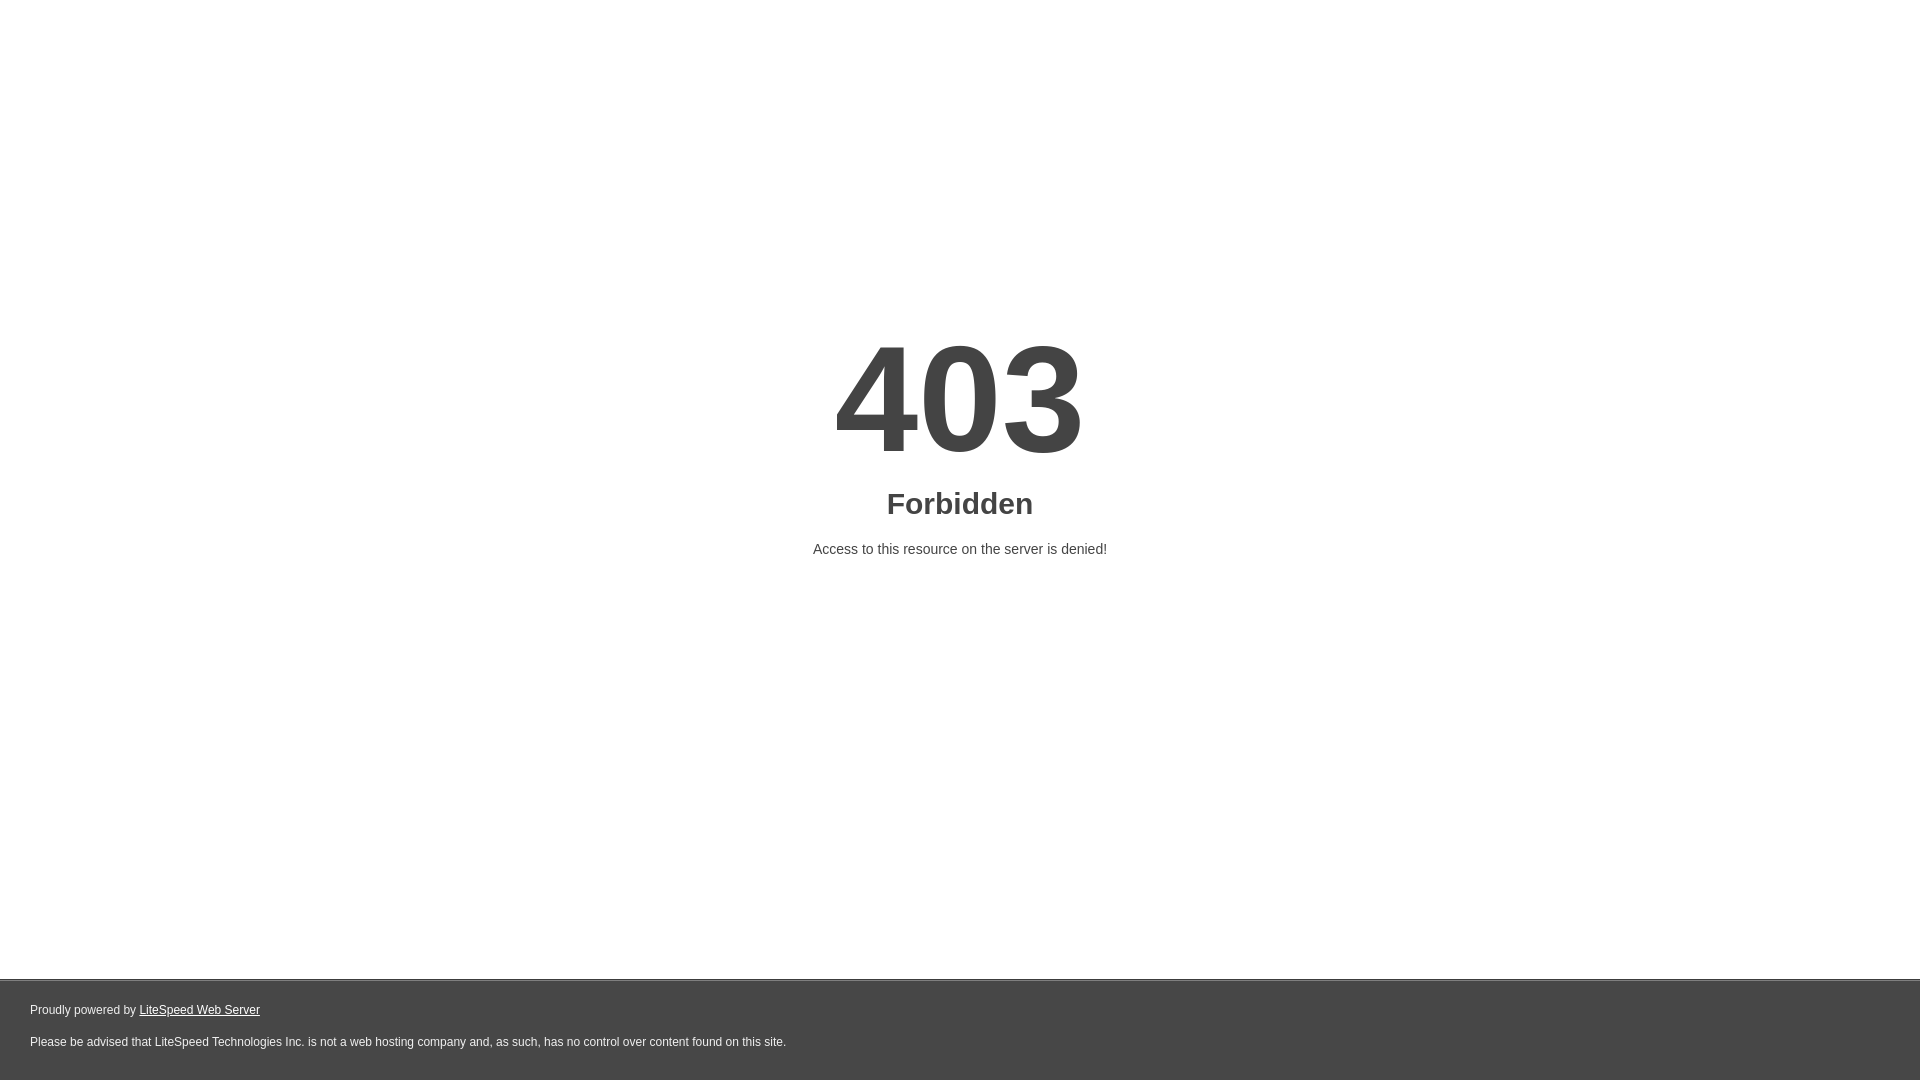 This screenshot has width=1920, height=1080. Describe the element at coordinates (199, 1010) in the screenshot. I see `'LiteSpeed Web Server'` at that location.